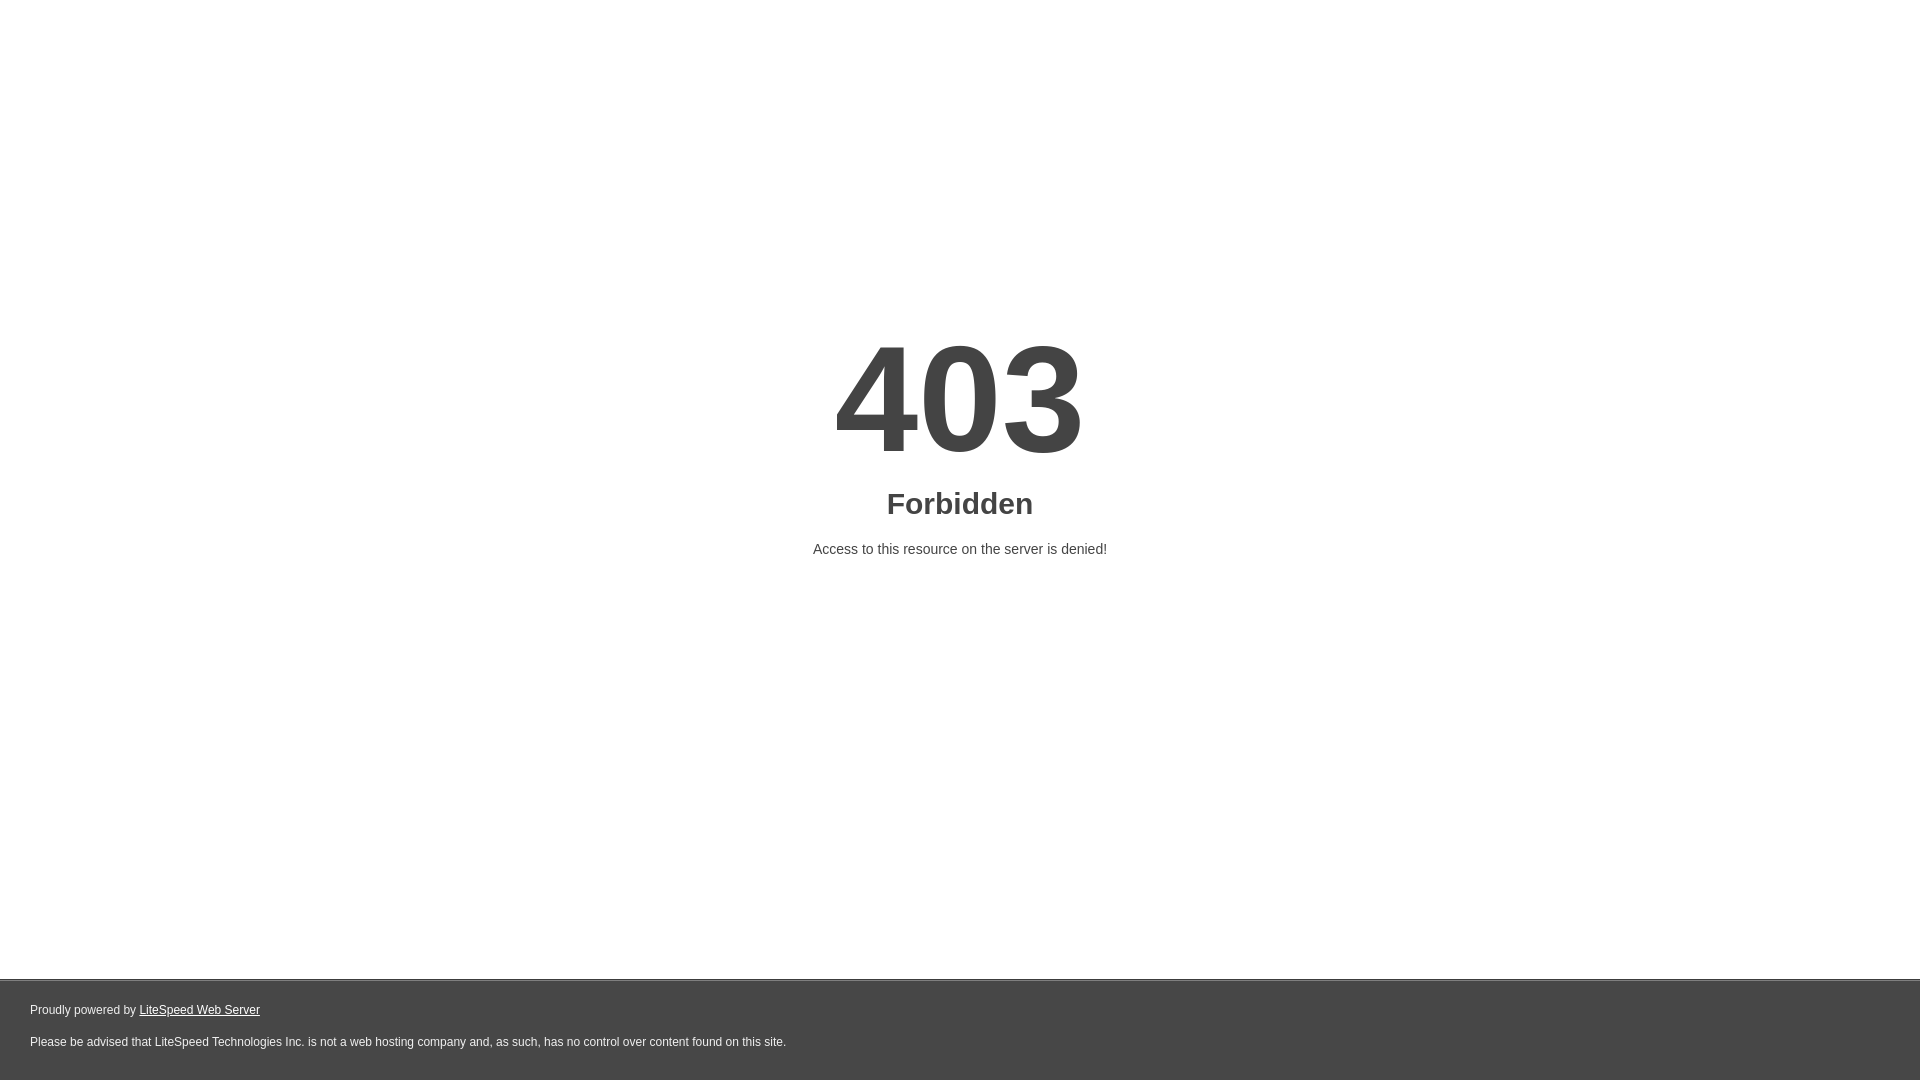 This screenshot has width=1920, height=1080. Describe the element at coordinates (199, 1010) in the screenshot. I see `'LiteSpeed Web Server'` at that location.